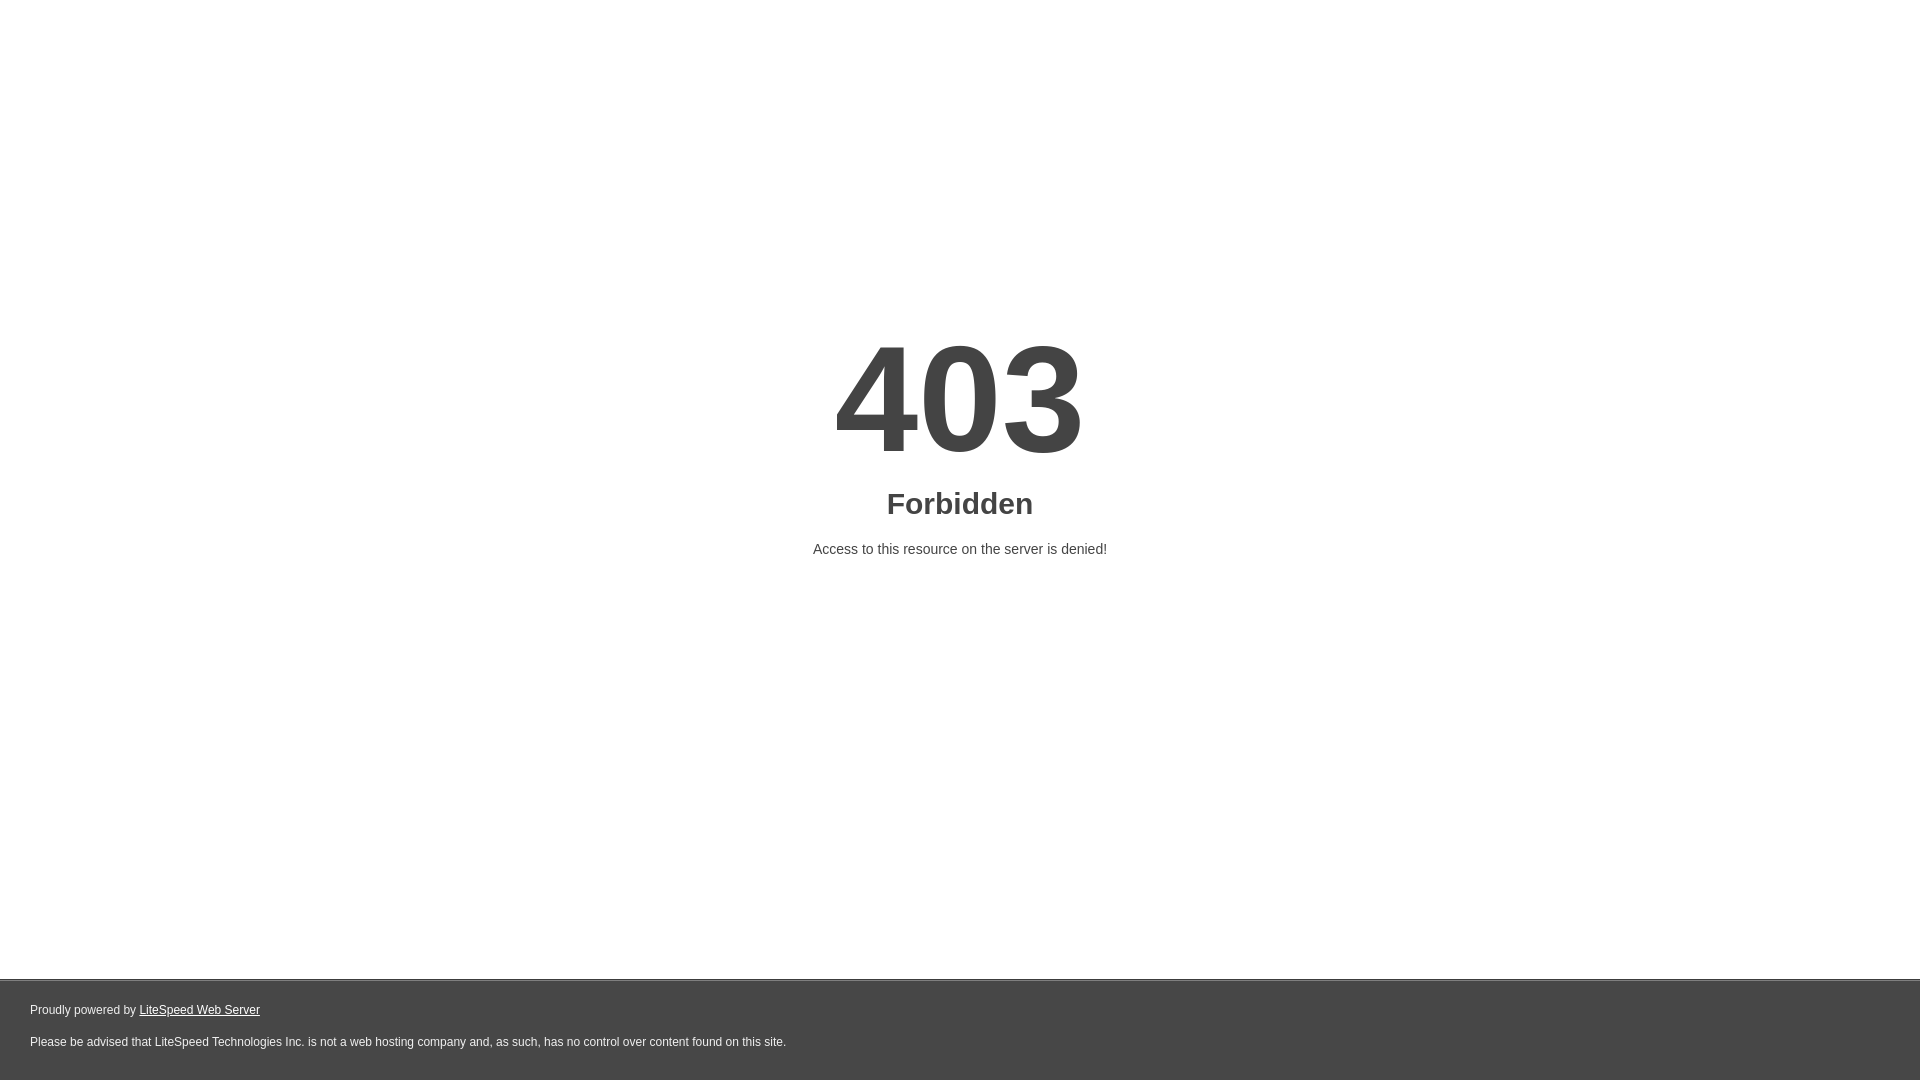 This screenshot has width=1920, height=1080. Describe the element at coordinates (199, 1010) in the screenshot. I see `'LiteSpeed Web Server'` at that location.